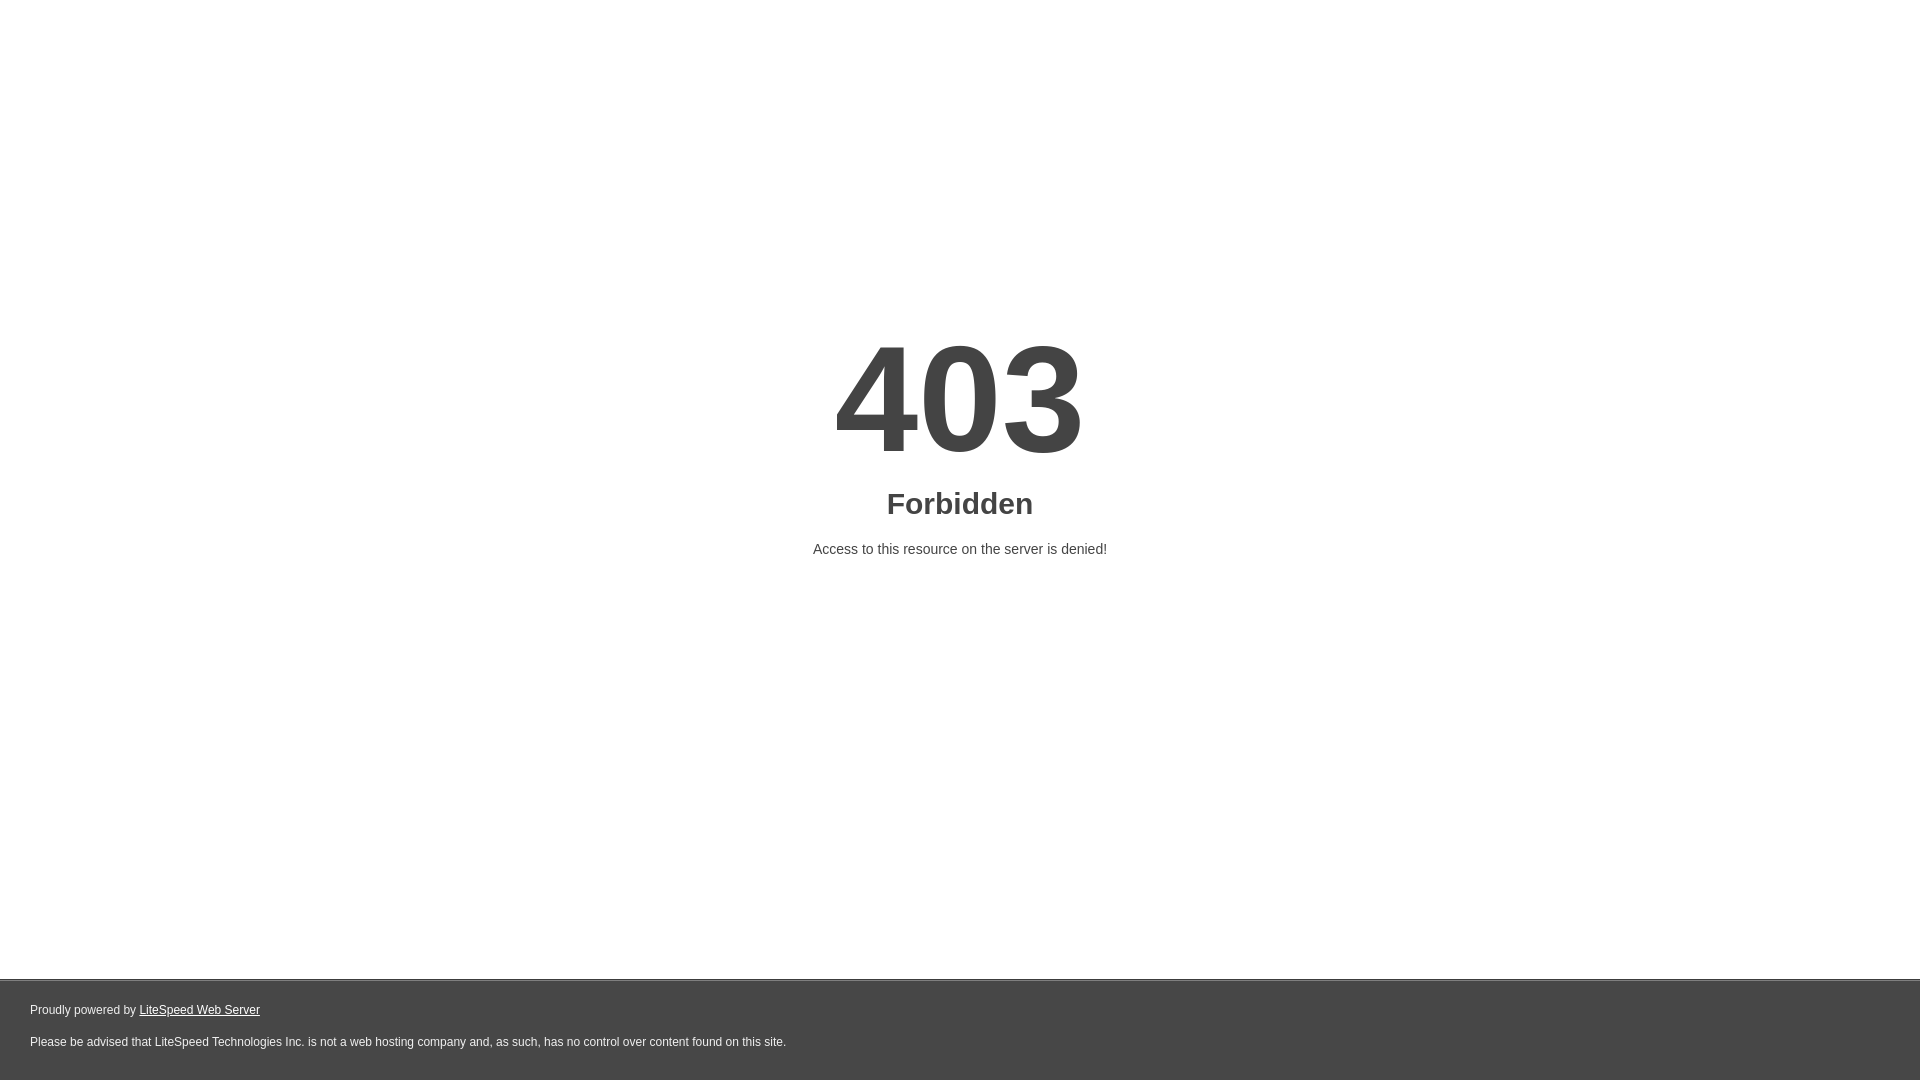 This screenshot has width=1920, height=1080. Describe the element at coordinates (199, 1010) in the screenshot. I see `'LiteSpeed Web Server'` at that location.